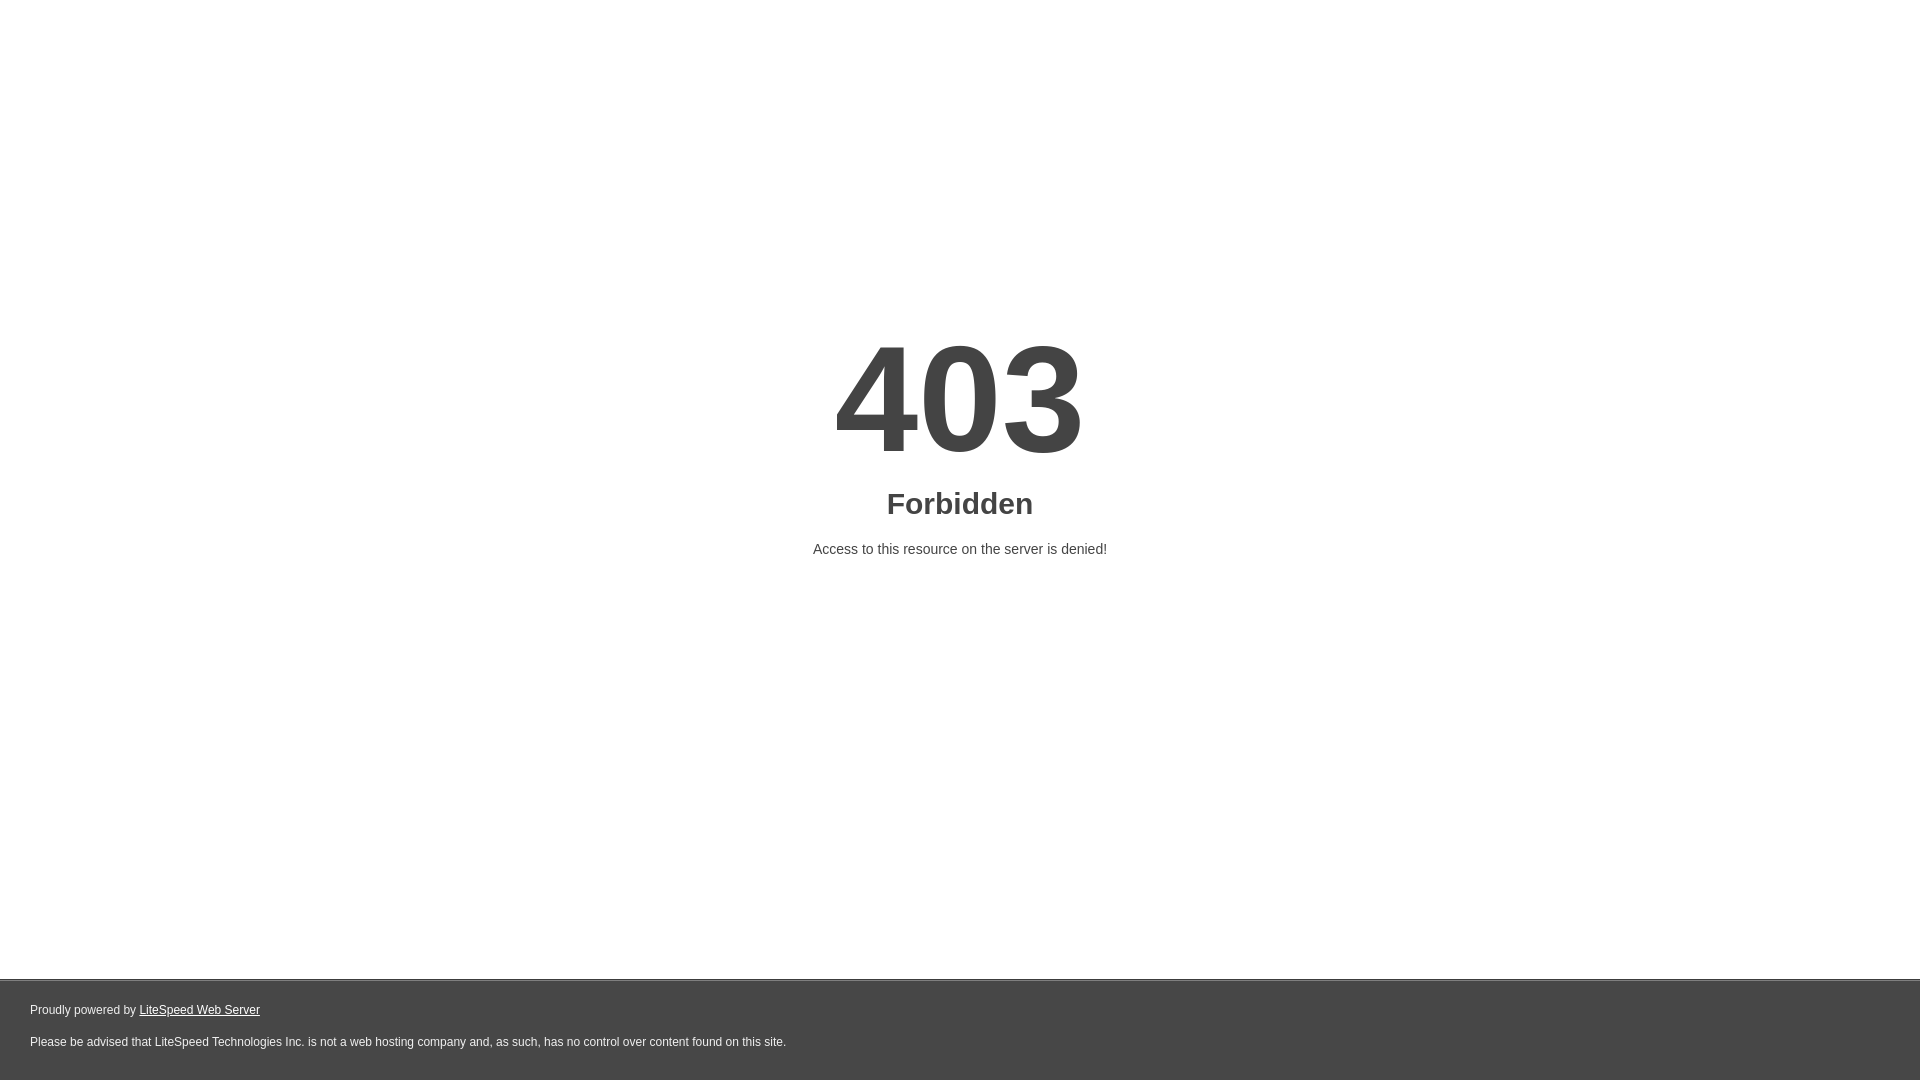 This screenshot has width=1920, height=1080. Describe the element at coordinates (199, 1010) in the screenshot. I see `'LiteSpeed Web Server'` at that location.